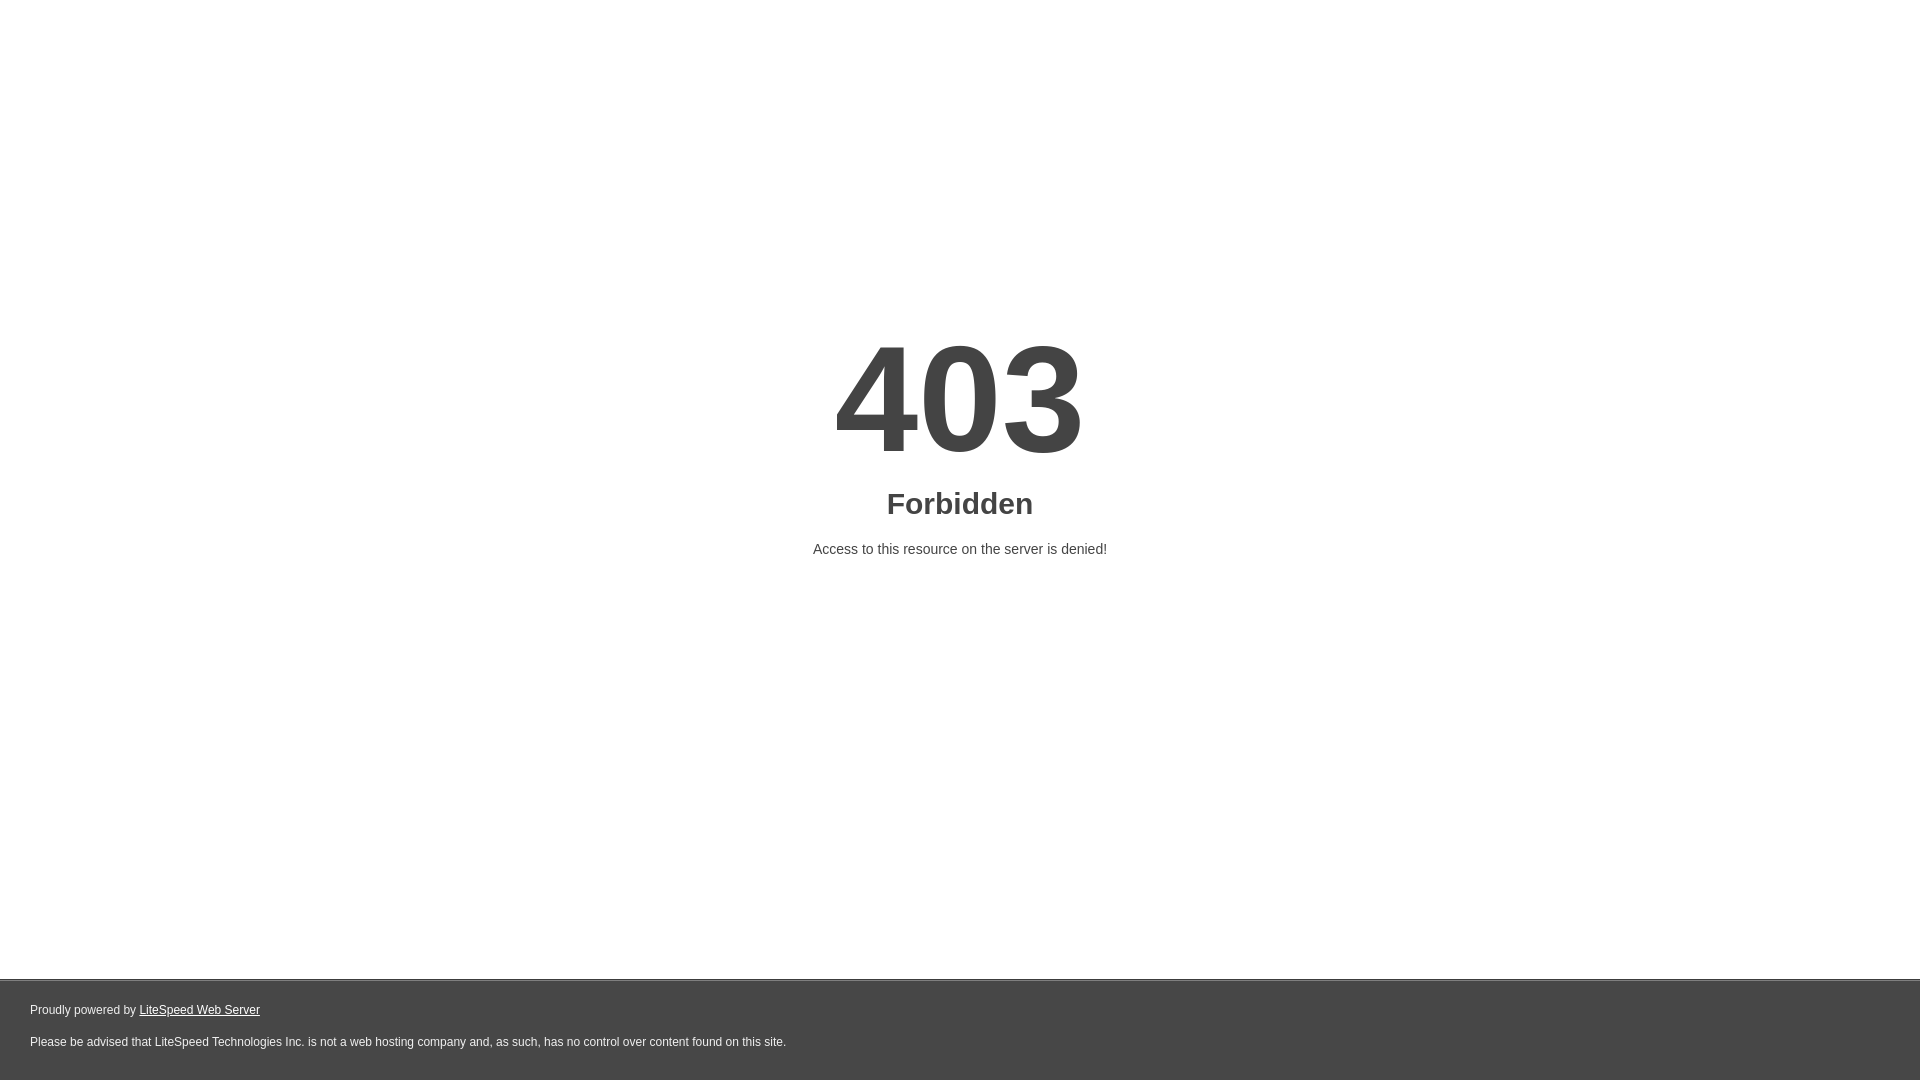 This screenshot has width=1920, height=1080. Describe the element at coordinates (199, 1010) in the screenshot. I see `'LiteSpeed Web Server'` at that location.